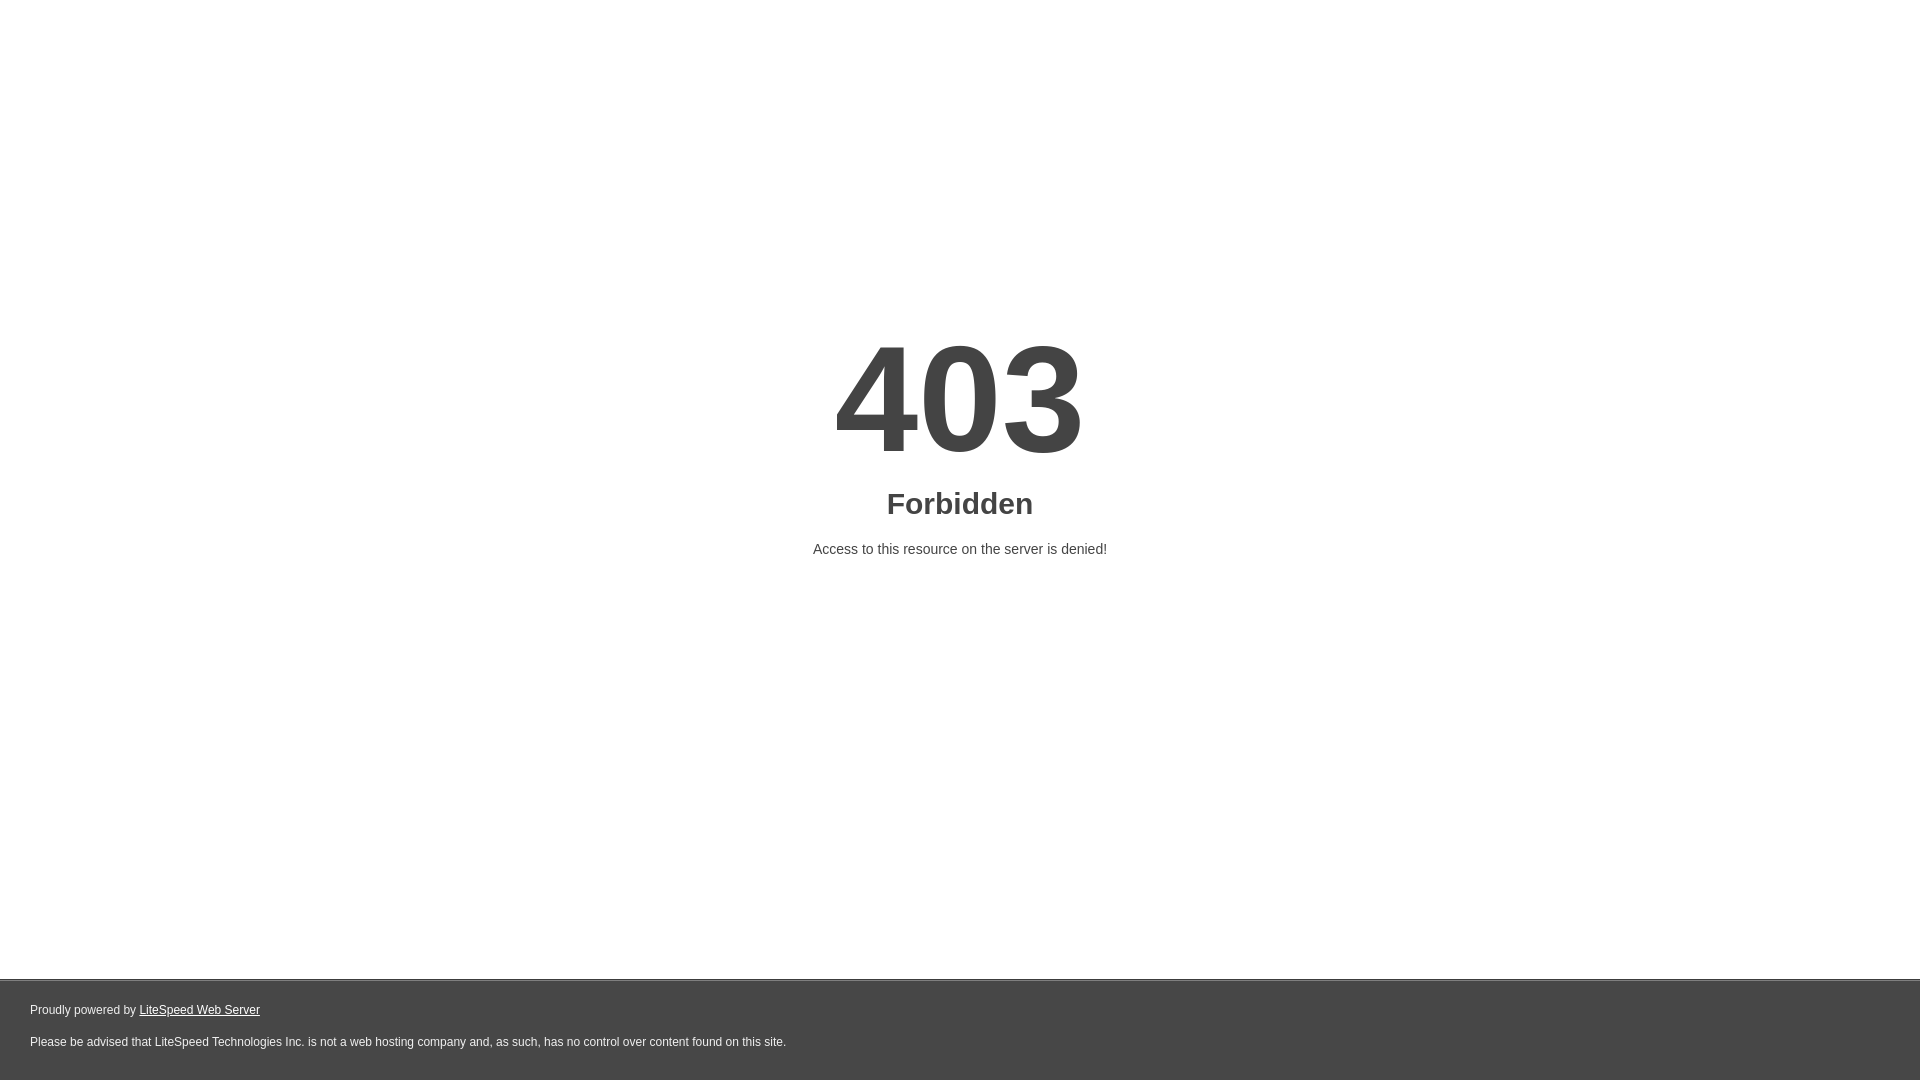 This screenshot has width=1920, height=1080. Describe the element at coordinates (199, 1010) in the screenshot. I see `'LiteSpeed Web Server'` at that location.